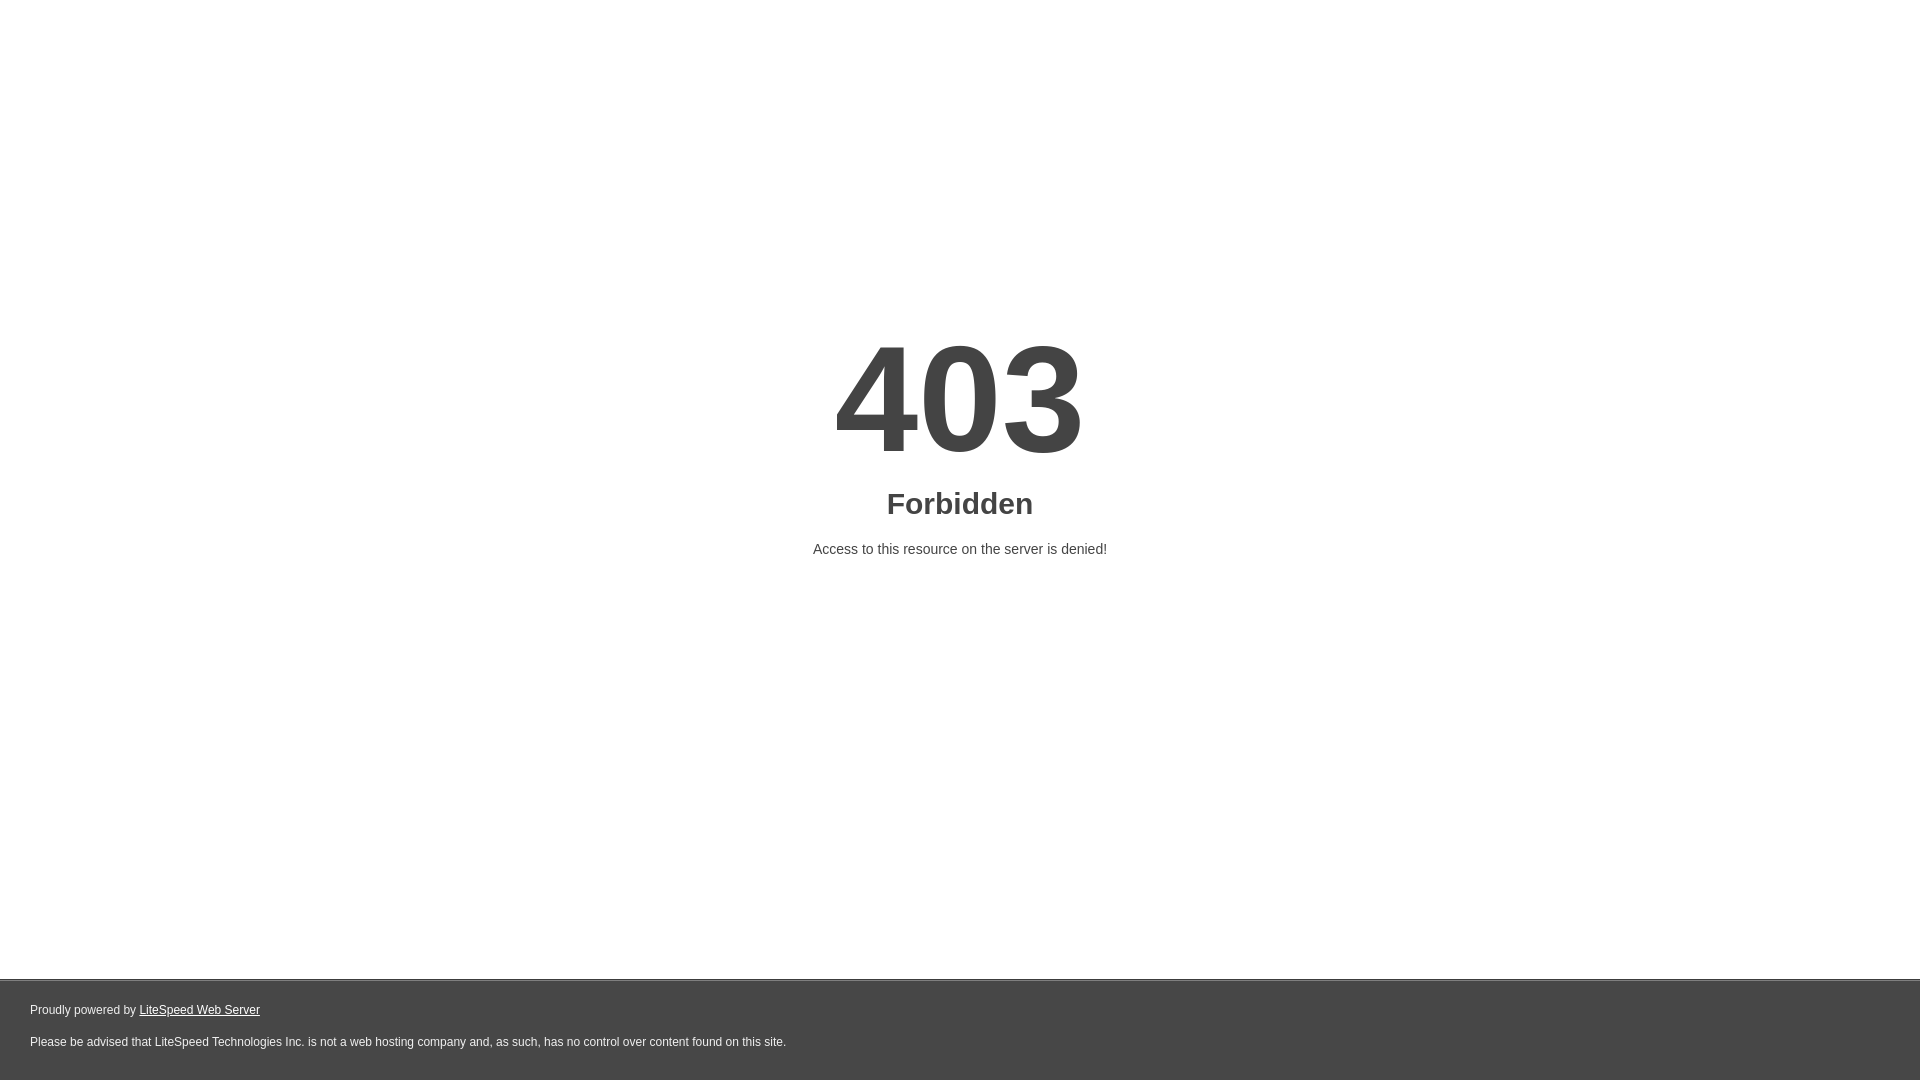 This screenshot has width=1920, height=1080. Describe the element at coordinates (199, 1010) in the screenshot. I see `'LiteSpeed Web Server'` at that location.